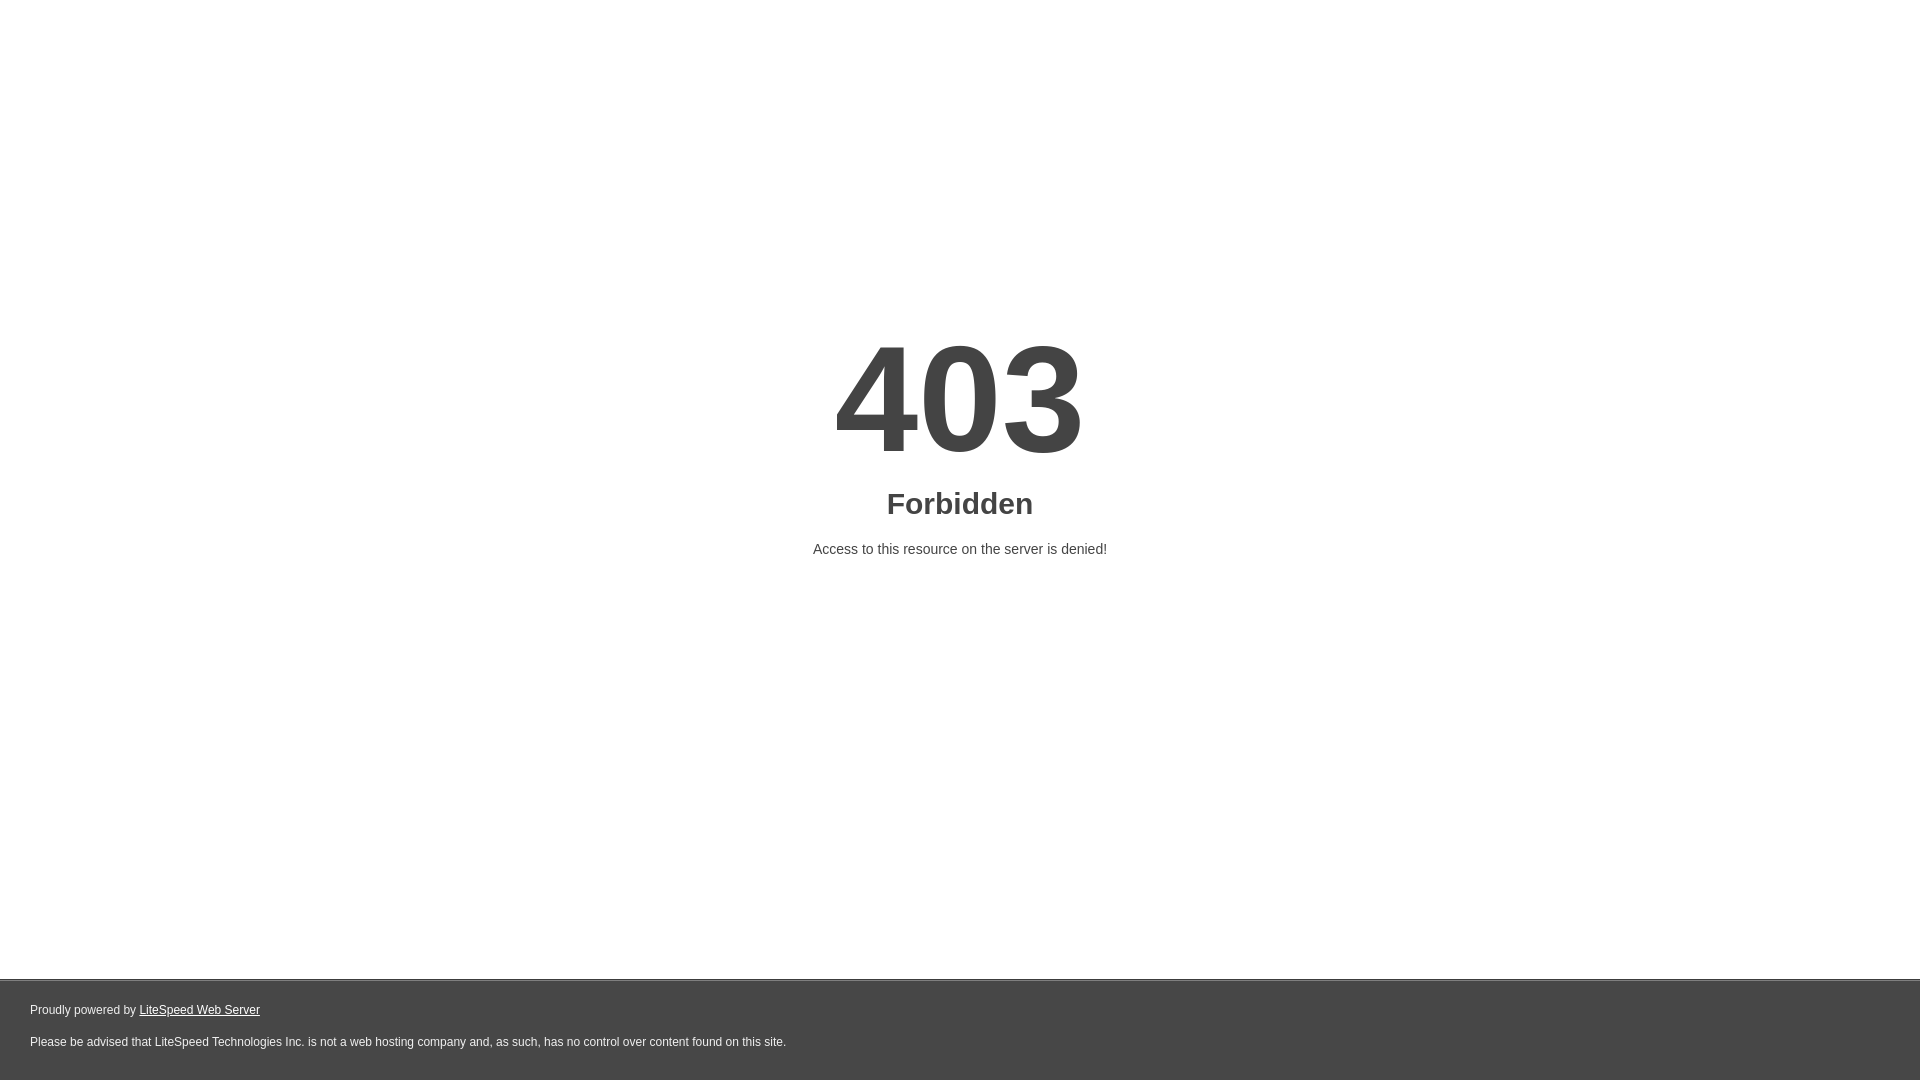 This screenshot has width=1920, height=1080. Describe the element at coordinates (199, 1010) in the screenshot. I see `'LiteSpeed Web Server'` at that location.